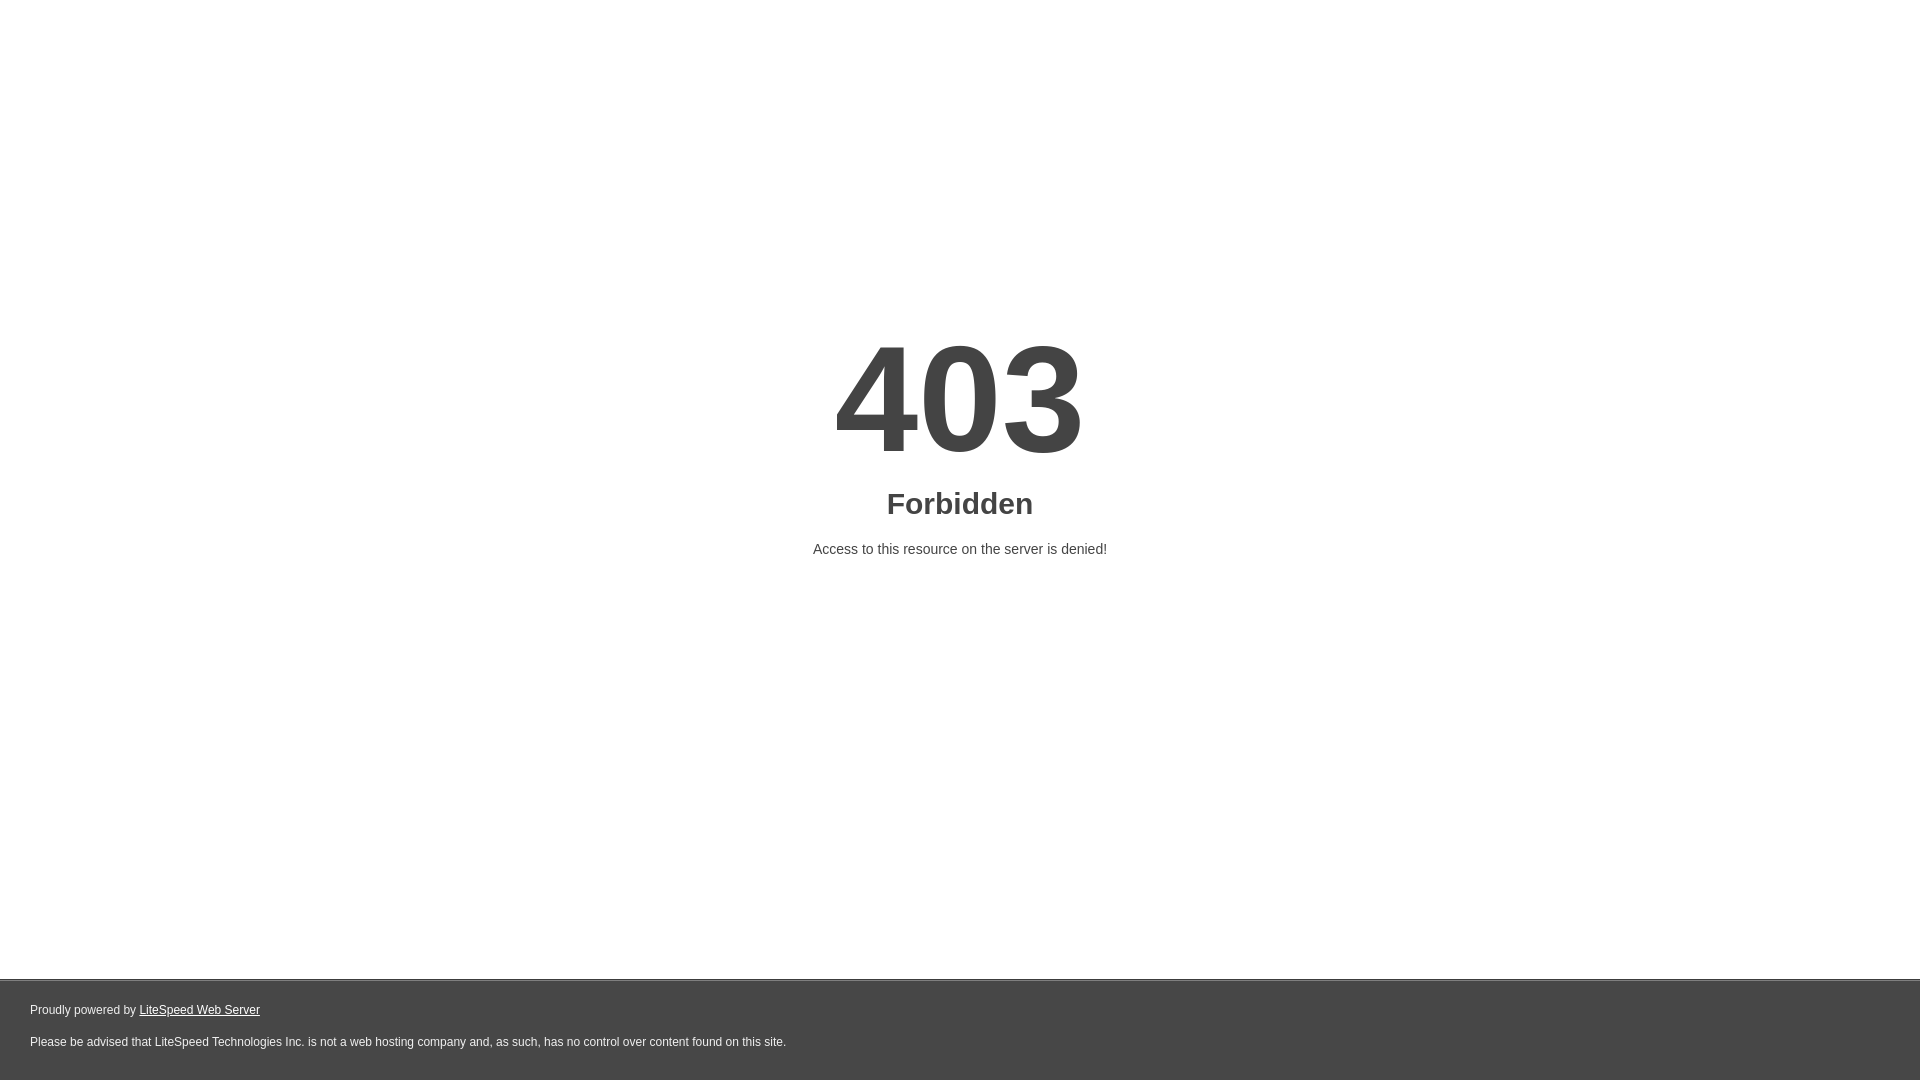 This screenshot has width=1920, height=1080. Describe the element at coordinates (199, 1010) in the screenshot. I see `'LiteSpeed Web Server'` at that location.